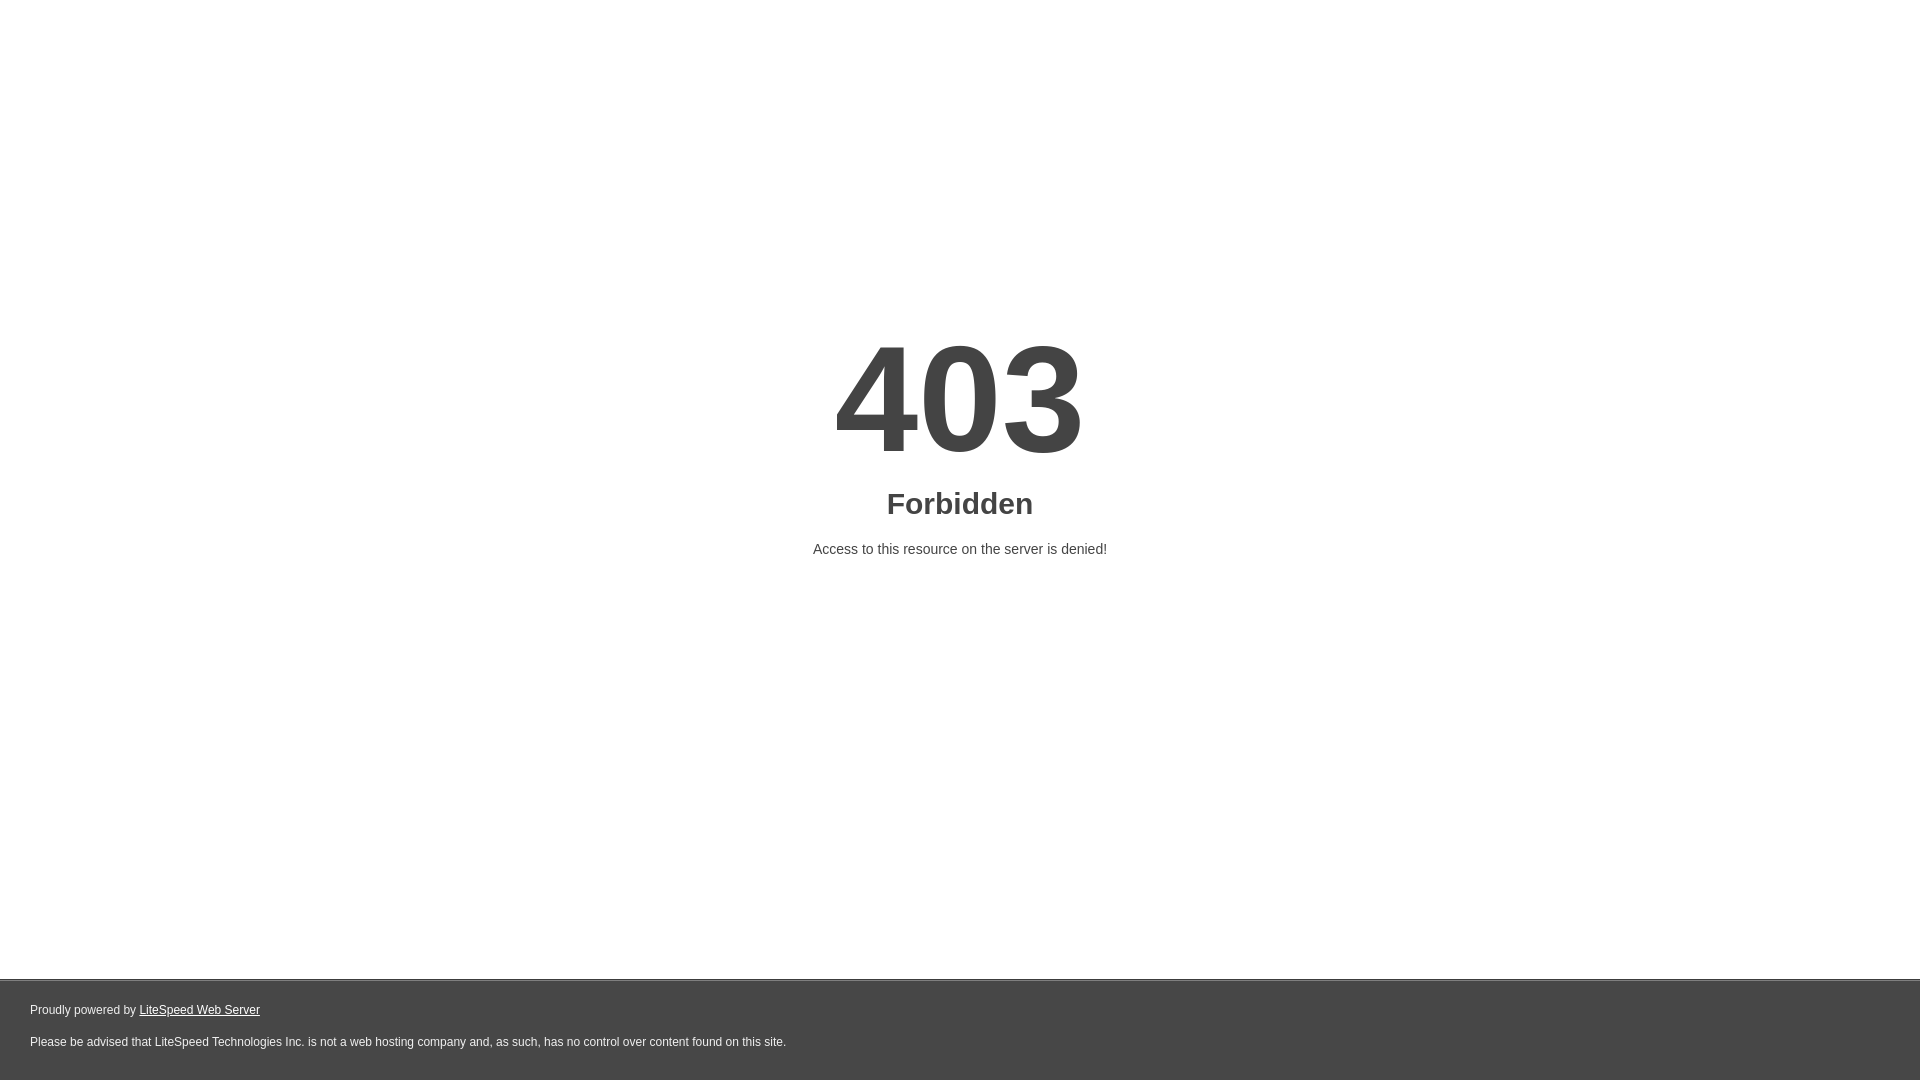 This screenshot has width=1920, height=1080. Describe the element at coordinates (199, 1010) in the screenshot. I see `'LiteSpeed Web Server'` at that location.